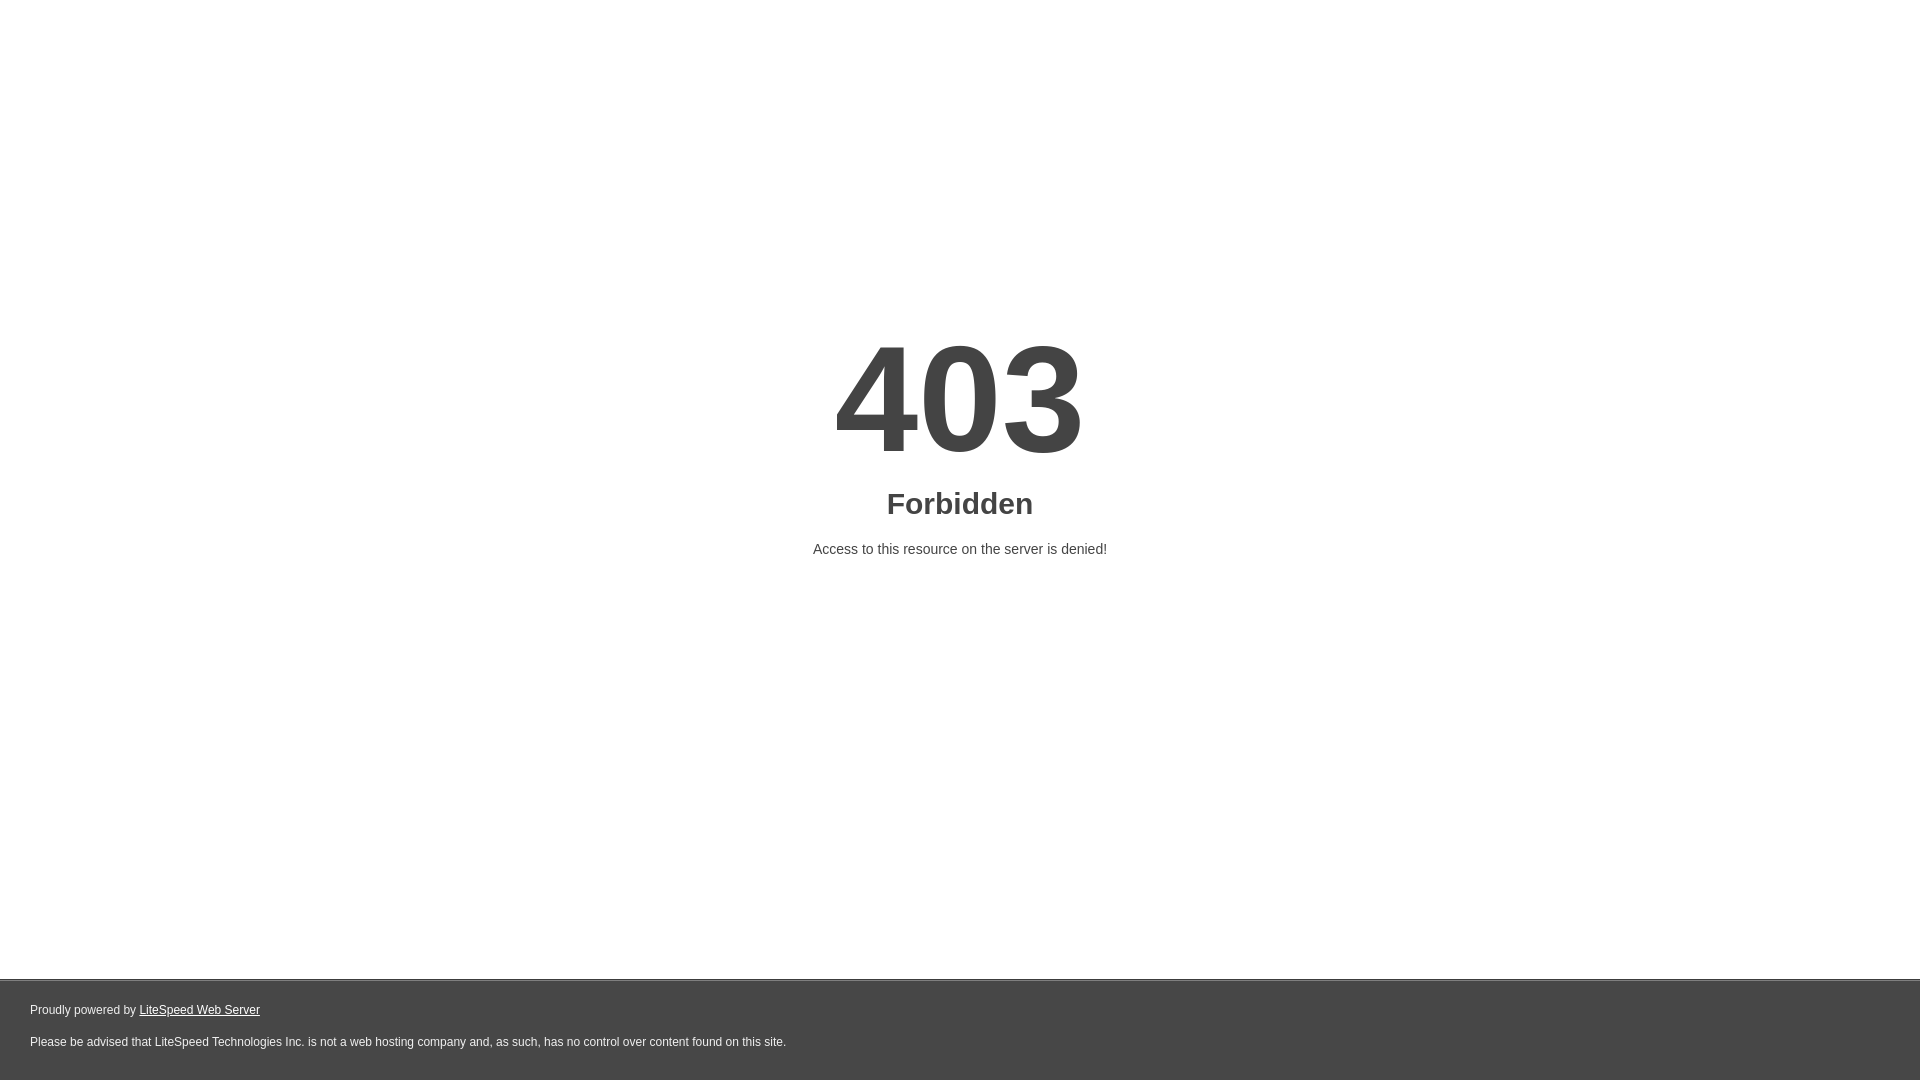 This screenshot has width=1920, height=1080. Describe the element at coordinates (199, 1010) in the screenshot. I see `'LiteSpeed Web Server'` at that location.